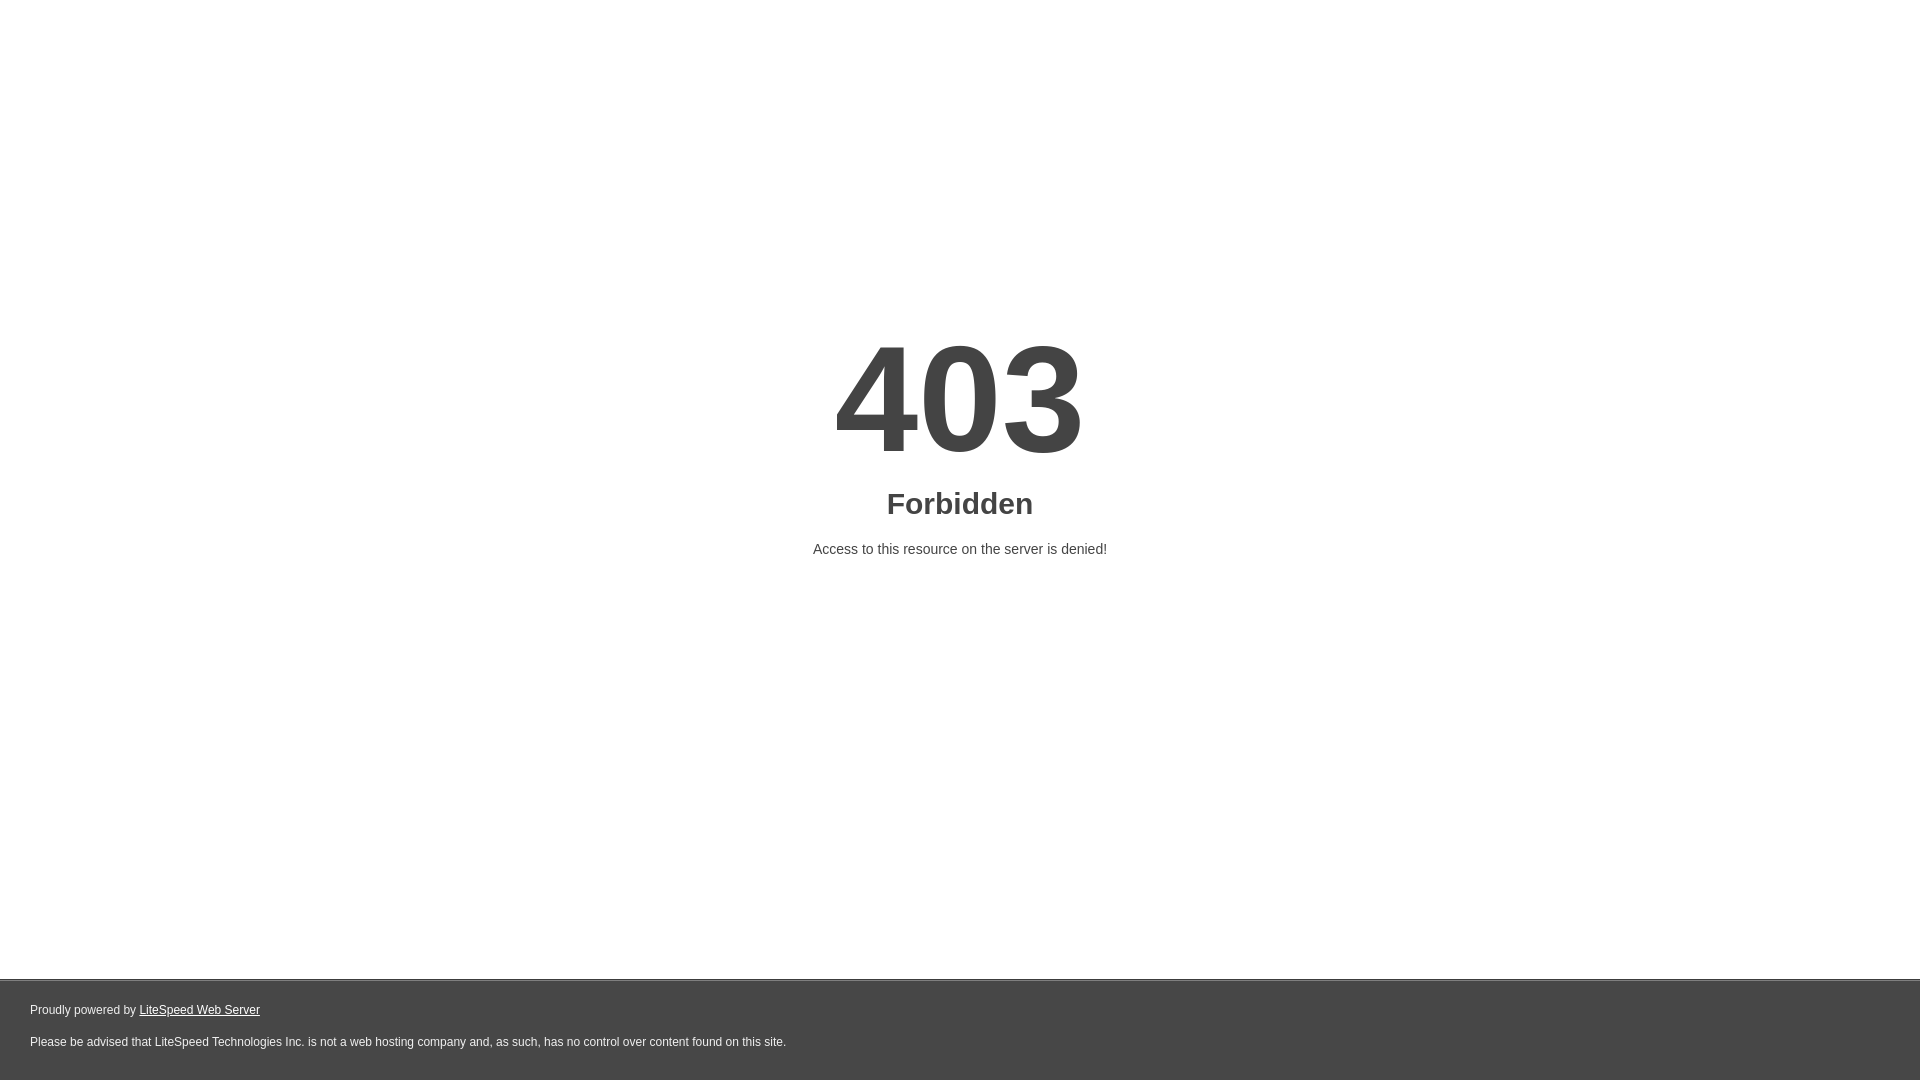 This screenshot has width=1920, height=1080. Describe the element at coordinates (199, 1010) in the screenshot. I see `'LiteSpeed Web Server'` at that location.